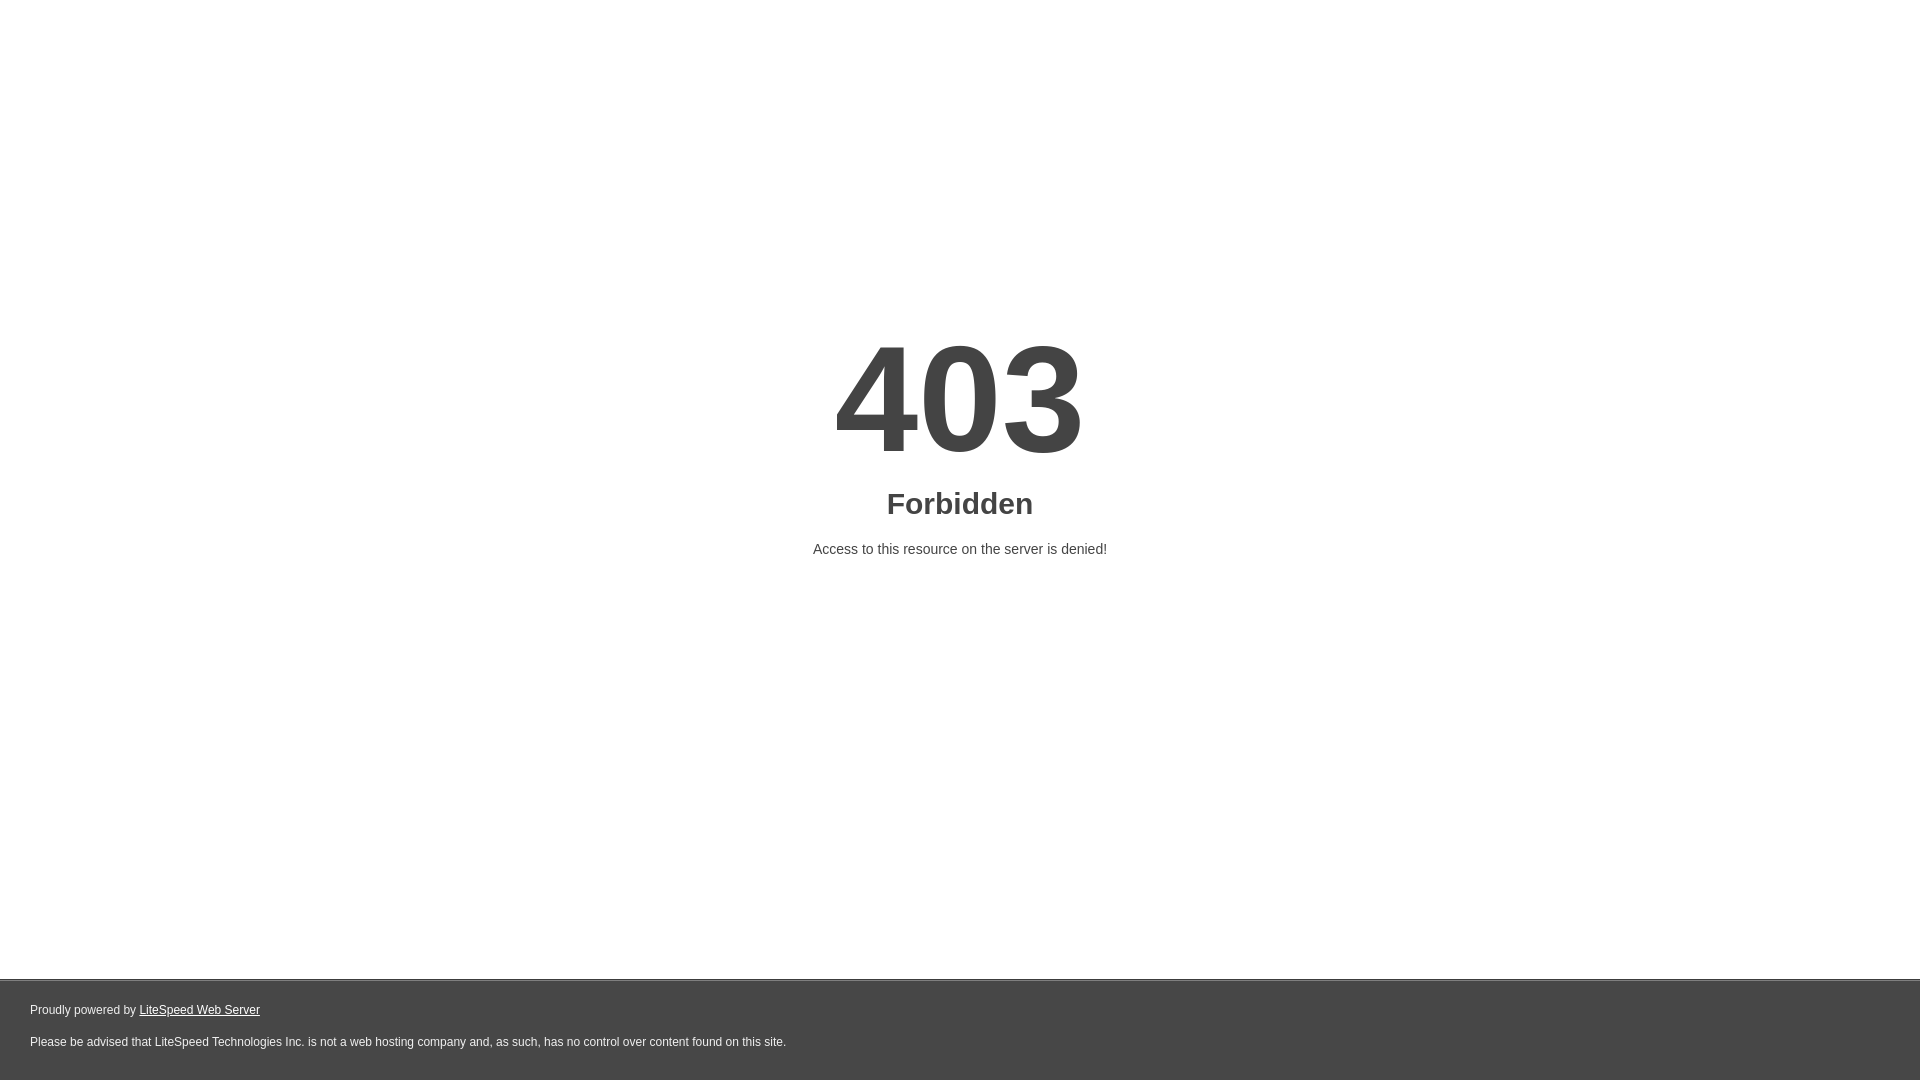 This screenshot has width=1920, height=1080. Describe the element at coordinates (199, 1010) in the screenshot. I see `'LiteSpeed Web Server'` at that location.